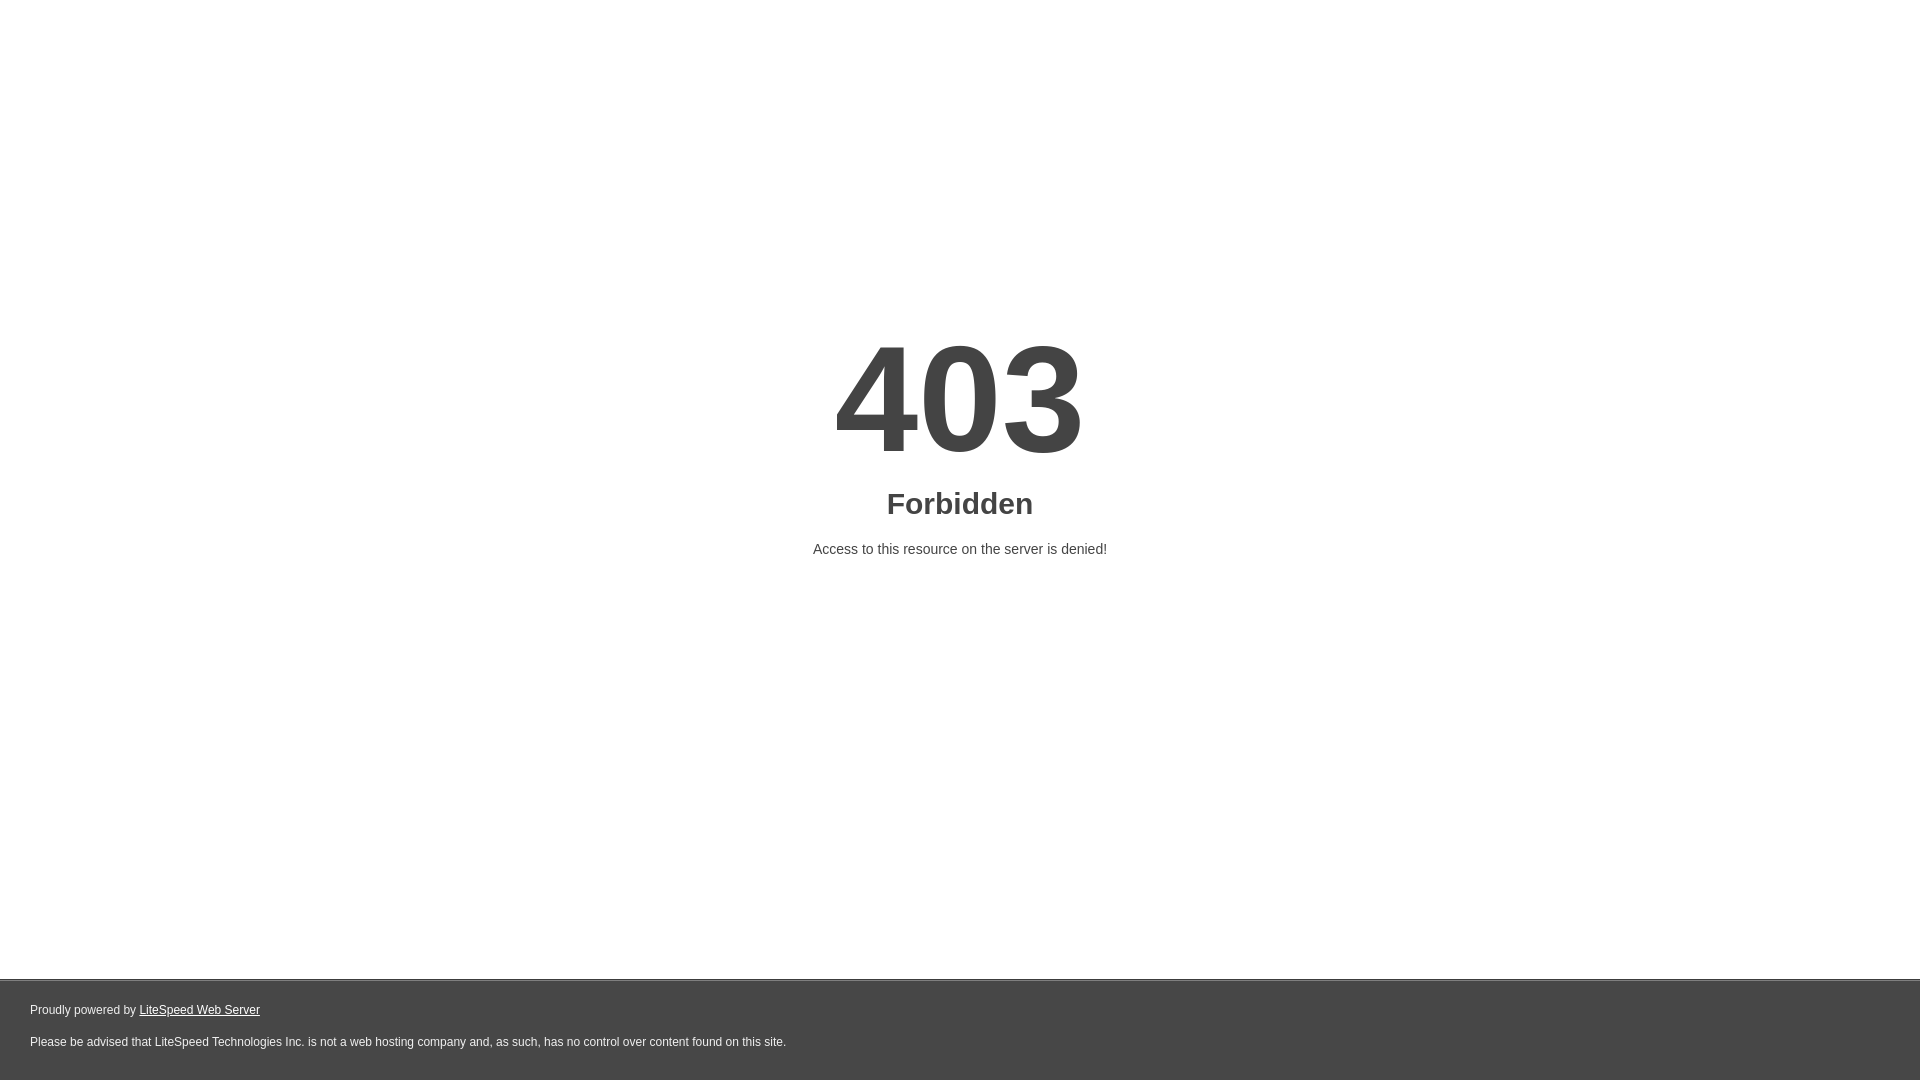 This screenshot has width=1920, height=1080. Describe the element at coordinates (199, 1010) in the screenshot. I see `'LiteSpeed Web Server'` at that location.